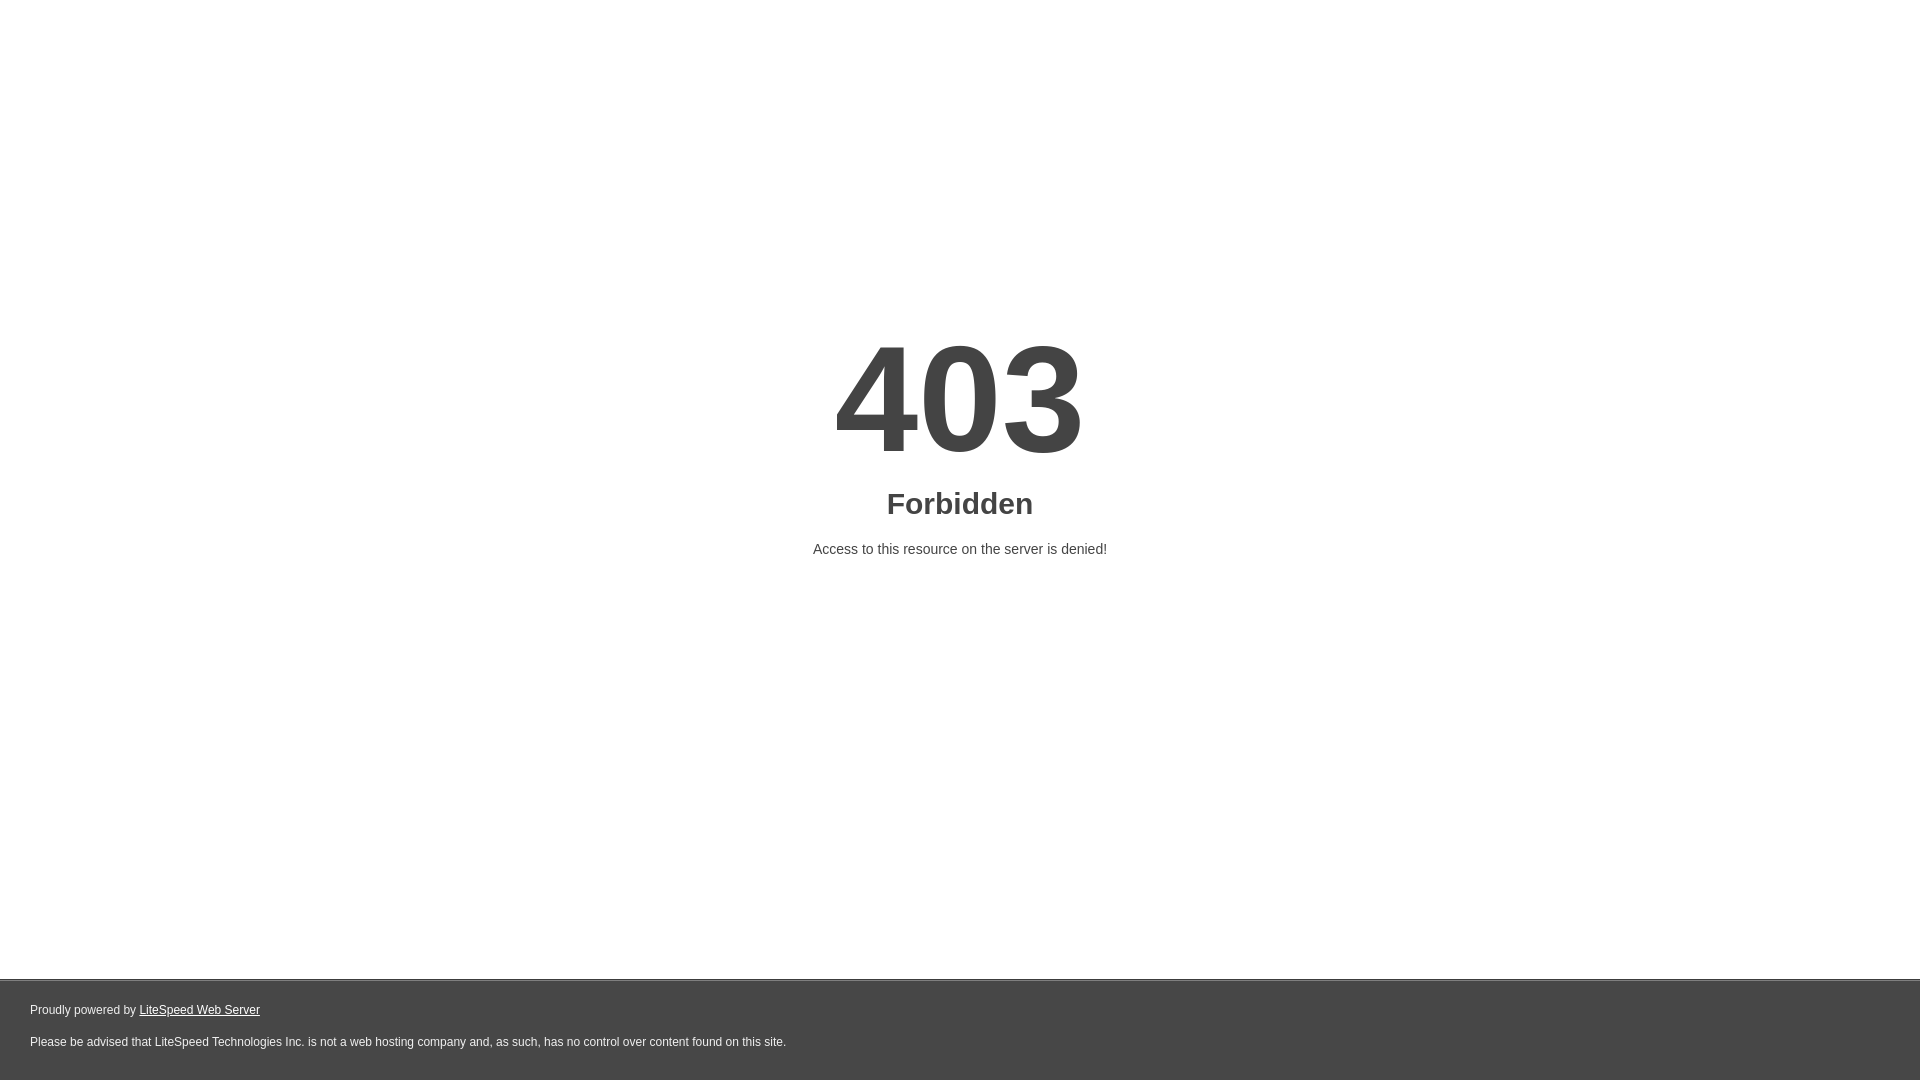 This screenshot has width=1920, height=1080. Describe the element at coordinates (199, 1010) in the screenshot. I see `'LiteSpeed Web Server'` at that location.